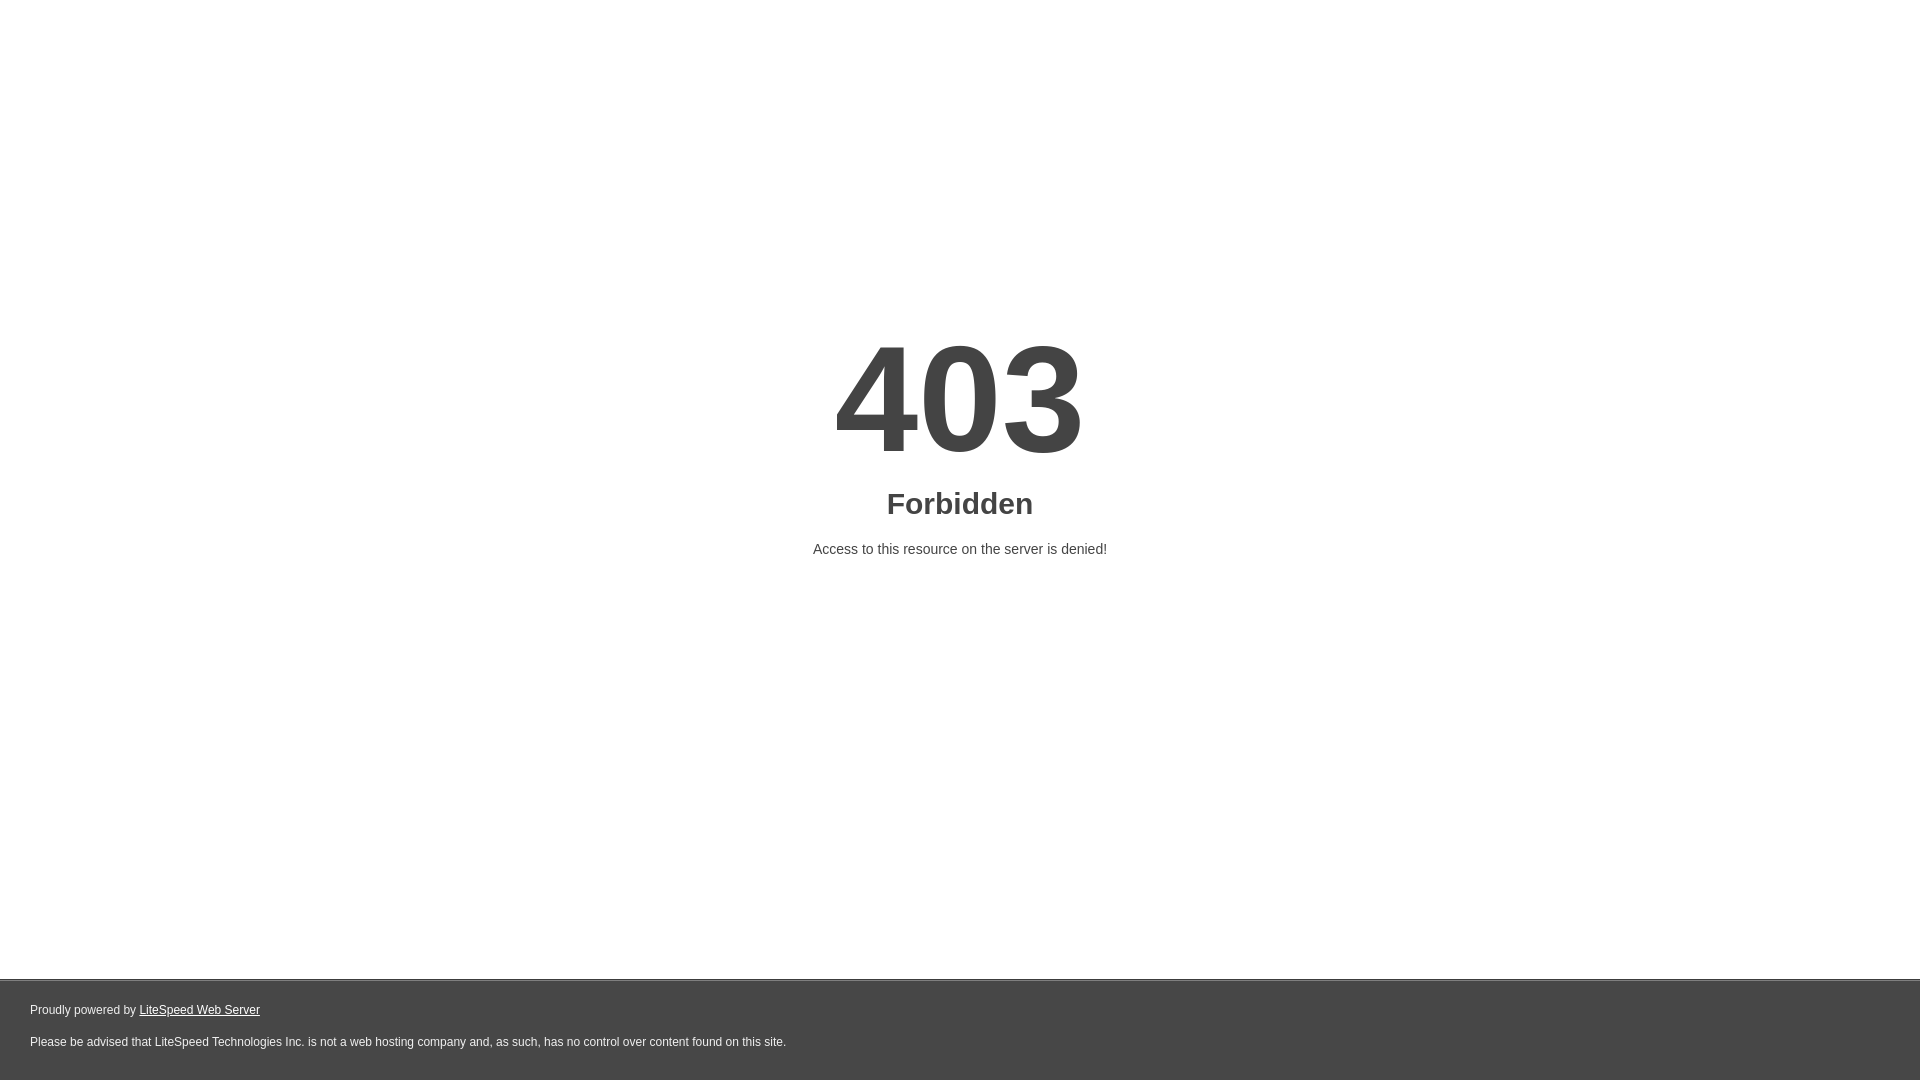 This screenshot has width=1920, height=1080. Describe the element at coordinates (199, 1010) in the screenshot. I see `'LiteSpeed Web Server'` at that location.